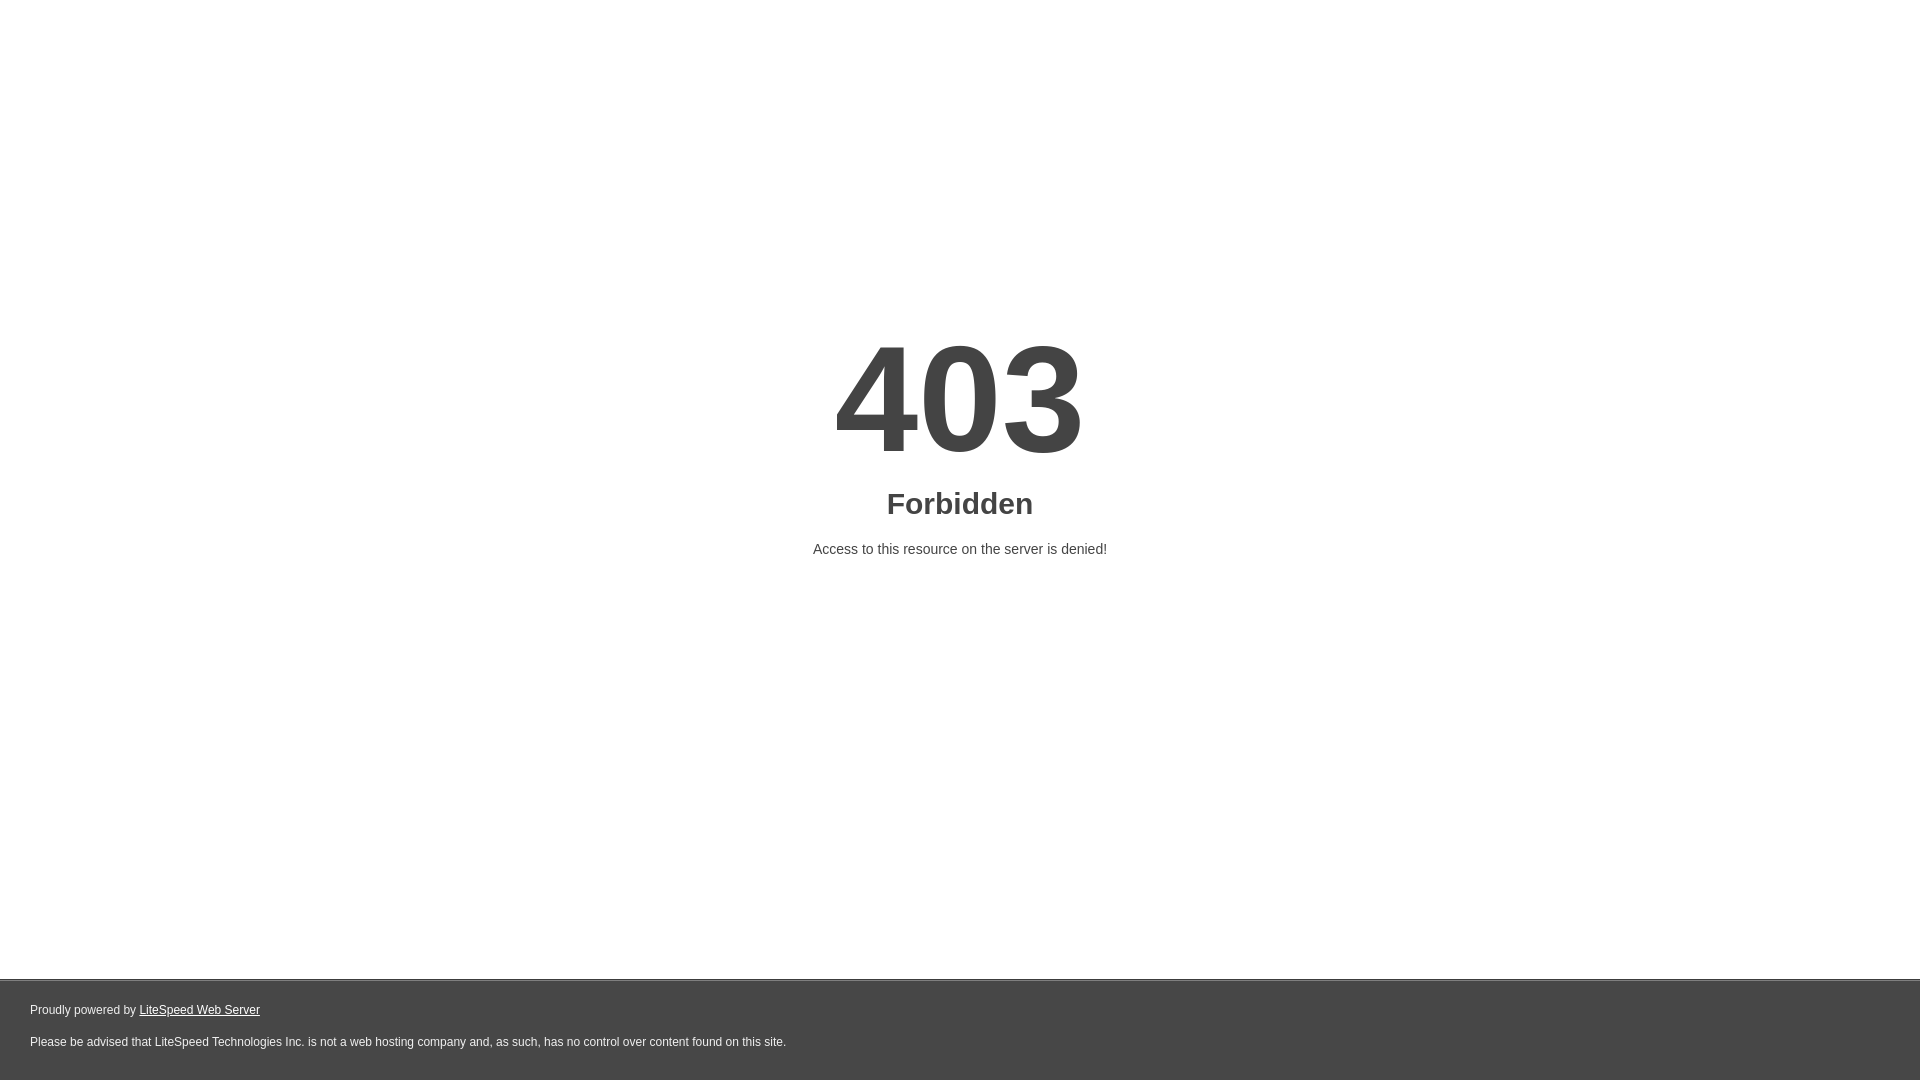 This screenshot has width=1920, height=1080. Describe the element at coordinates (199, 1010) in the screenshot. I see `'LiteSpeed Web Server'` at that location.